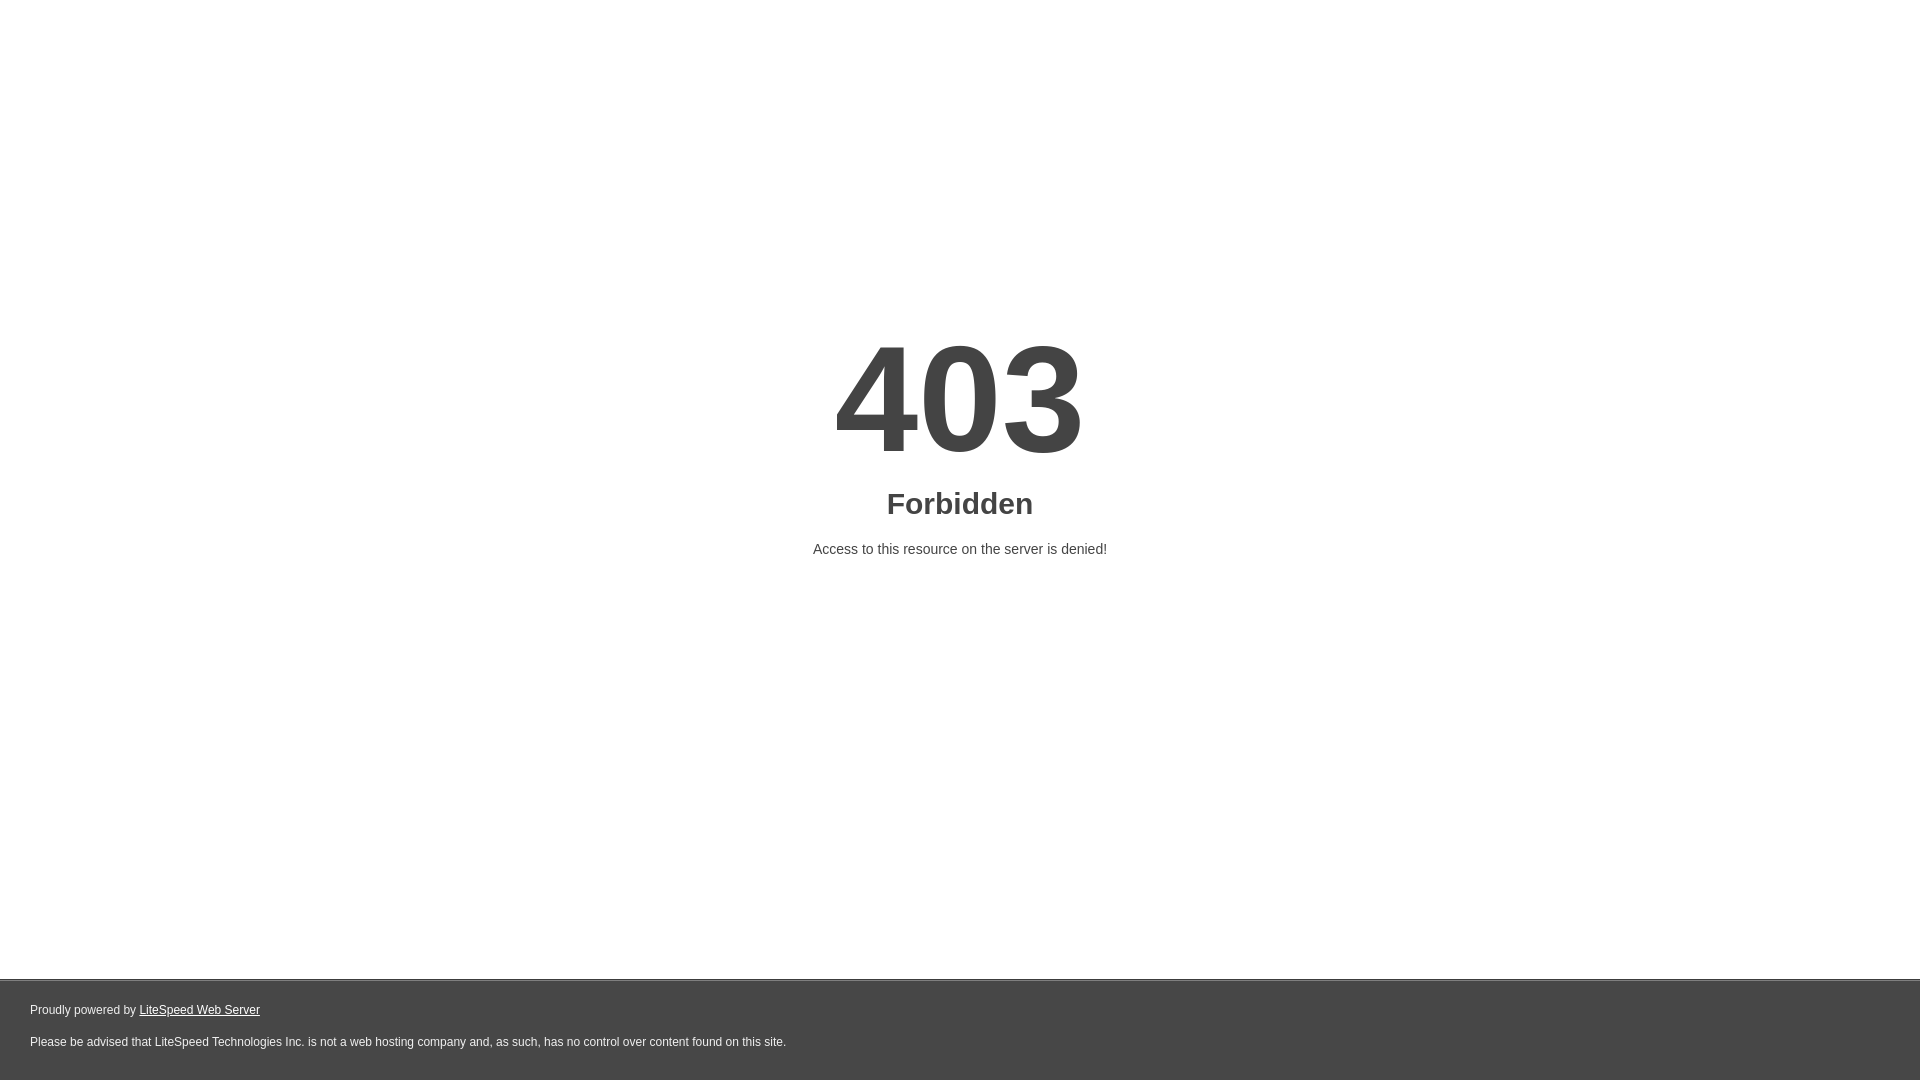 This screenshot has width=1920, height=1080. Describe the element at coordinates (199, 1010) in the screenshot. I see `'LiteSpeed Web Server'` at that location.